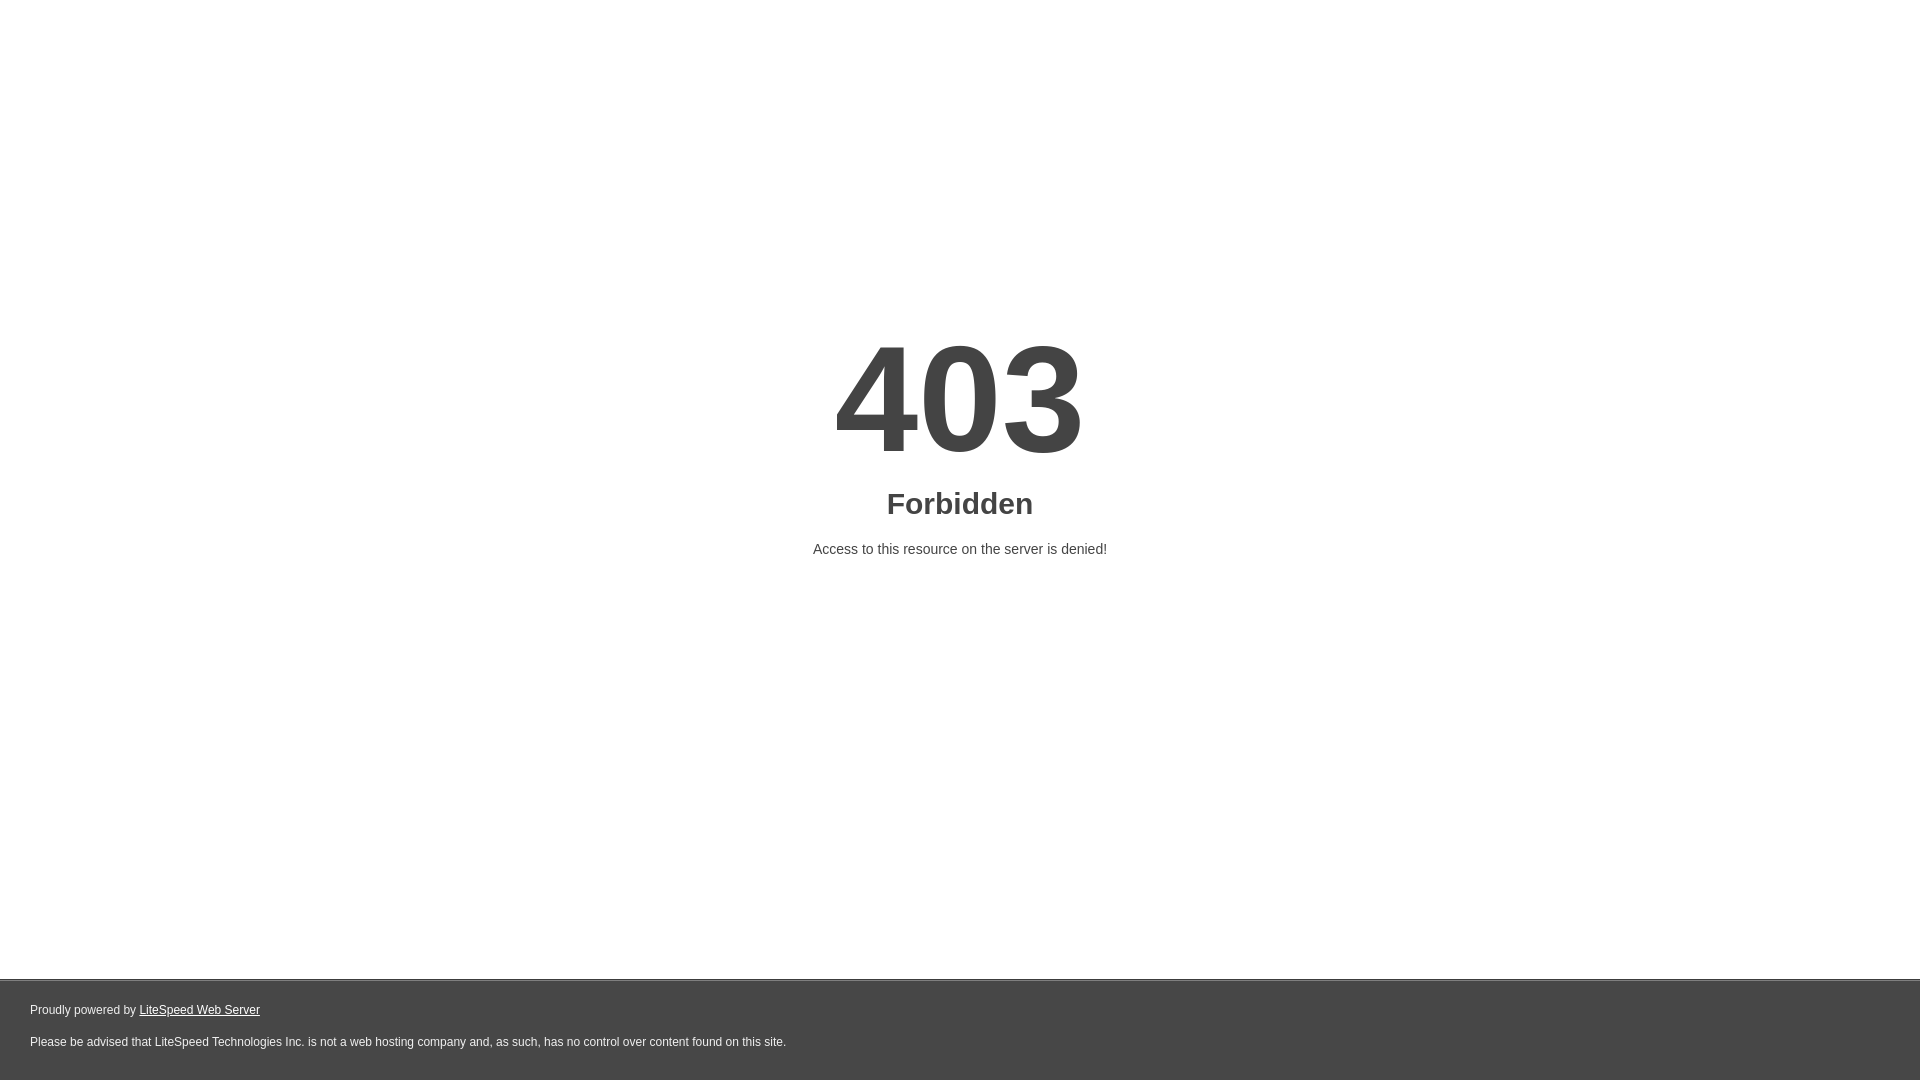 This screenshot has width=1920, height=1080. Describe the element at coordinates (199, 1010) in the screenshot. I see `'LiteSpeed Web Server'` at that location.